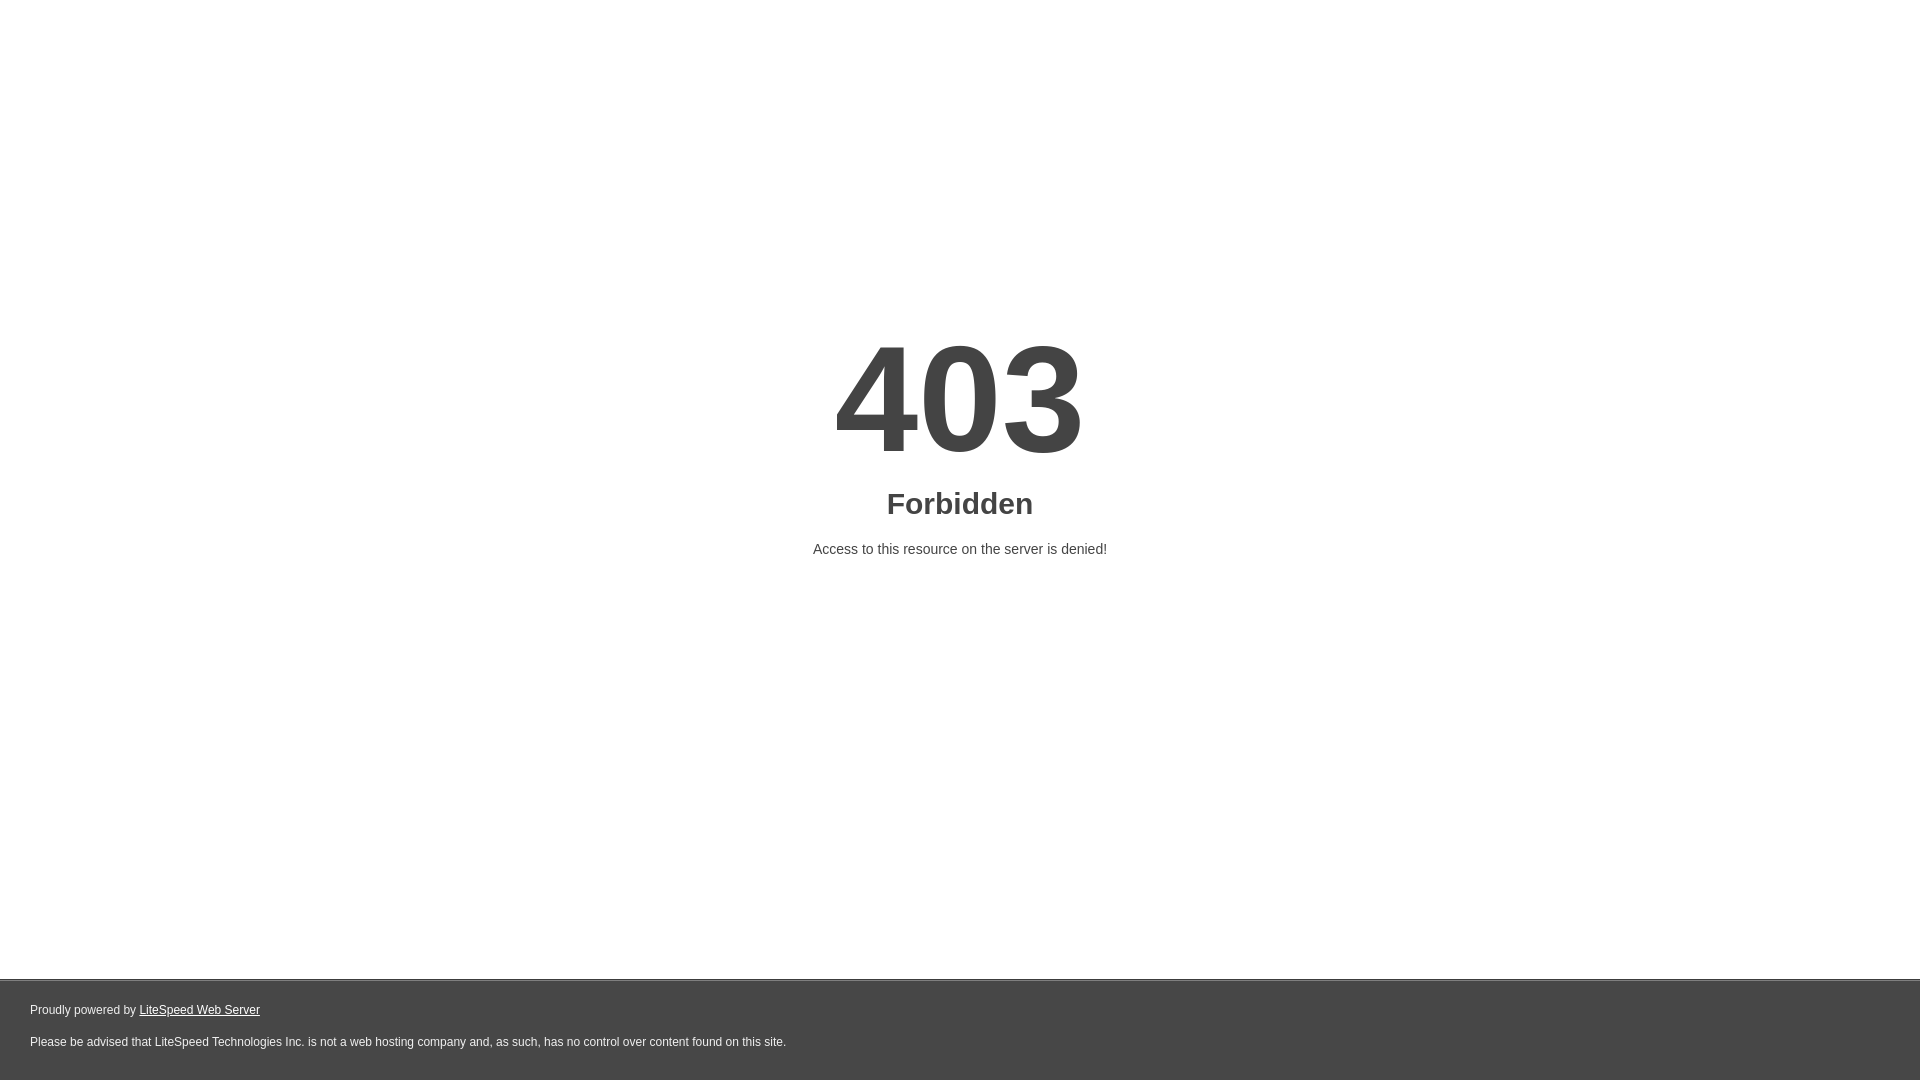 This screenshot has width=1920, height=1080. Describe the element at coordinates (199, 1010) in the screenshot. I see `'LiteSpeed Web Server'` at that location.